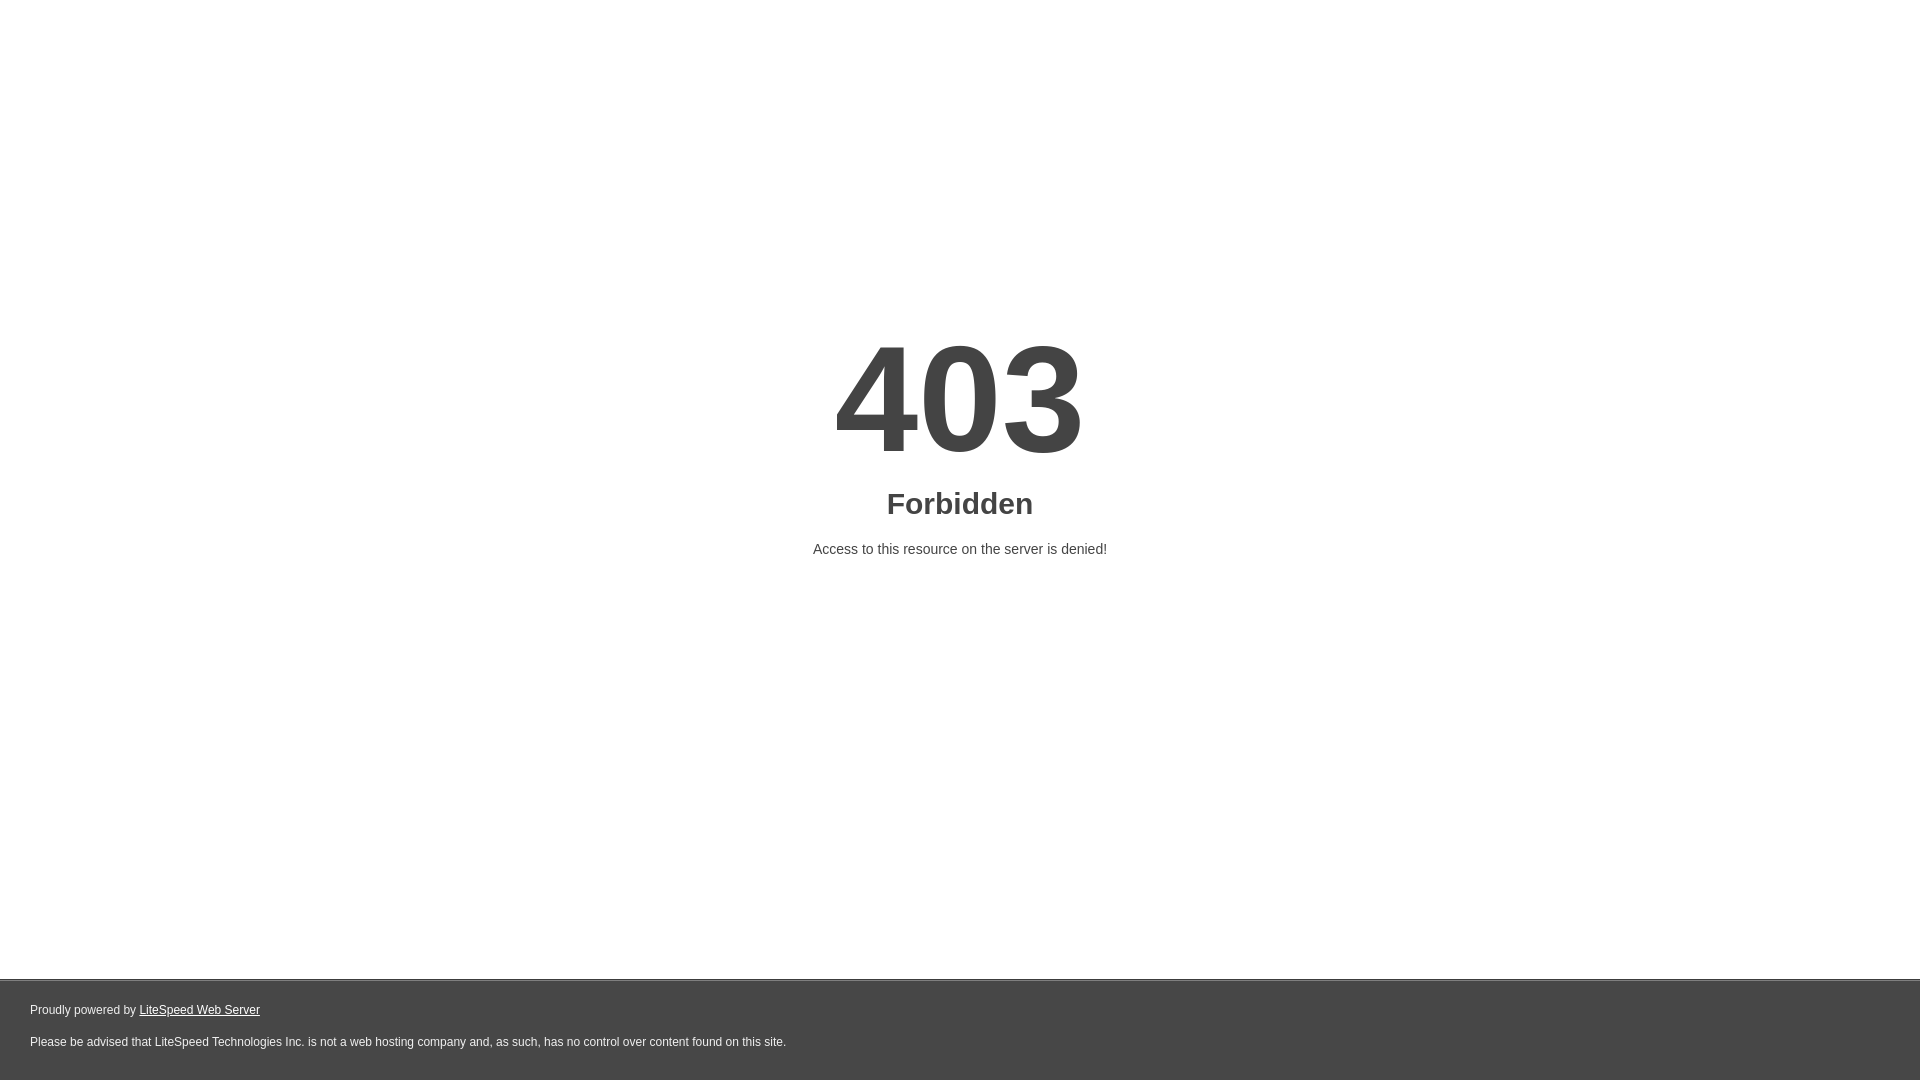 This screenshot has width=1920, height=1080. Describe the element at coordinates (199, 1010) in the screenshot. I see `'LiteSpeed Web Server'` at that location.